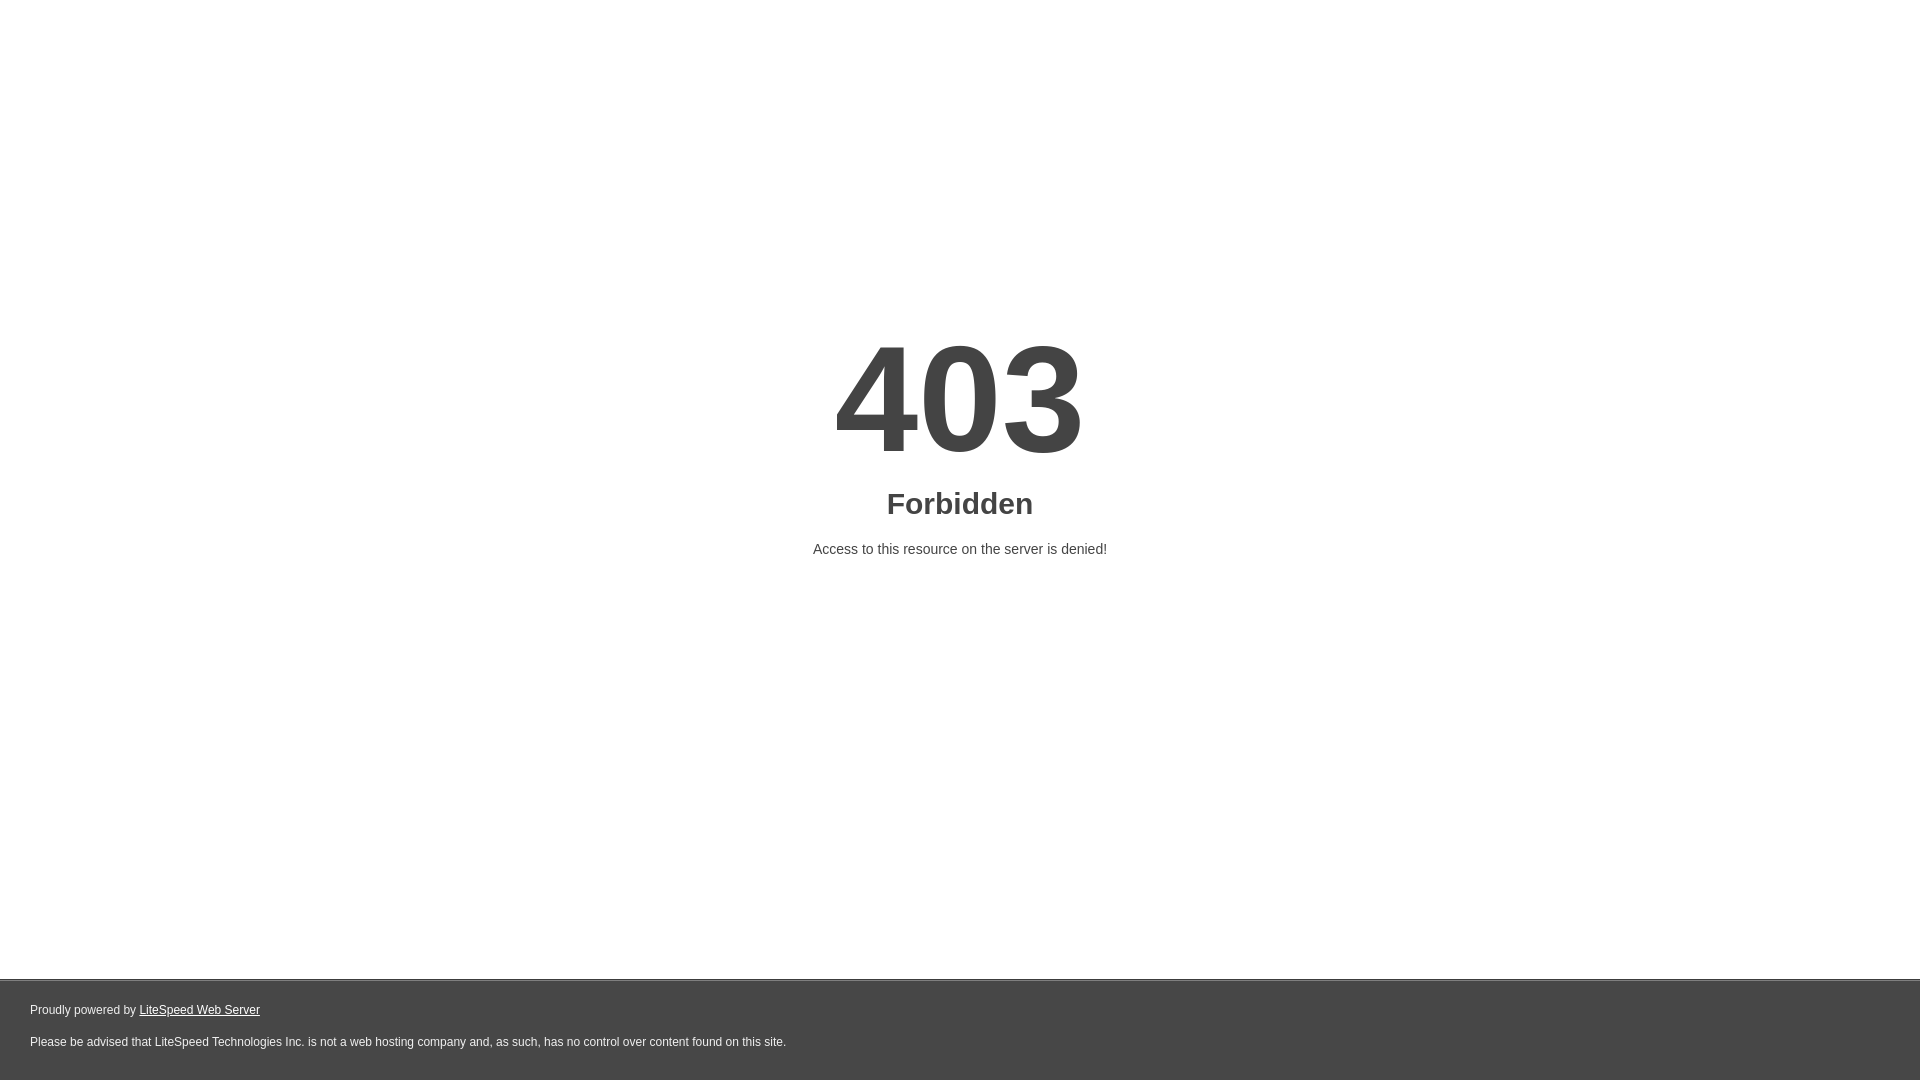 This screenshot has width=1920, height=1080. Describe the element at coordinates (199, 1010) in the screenshot. I see `'LiteSpeed Web Server'` at that location.